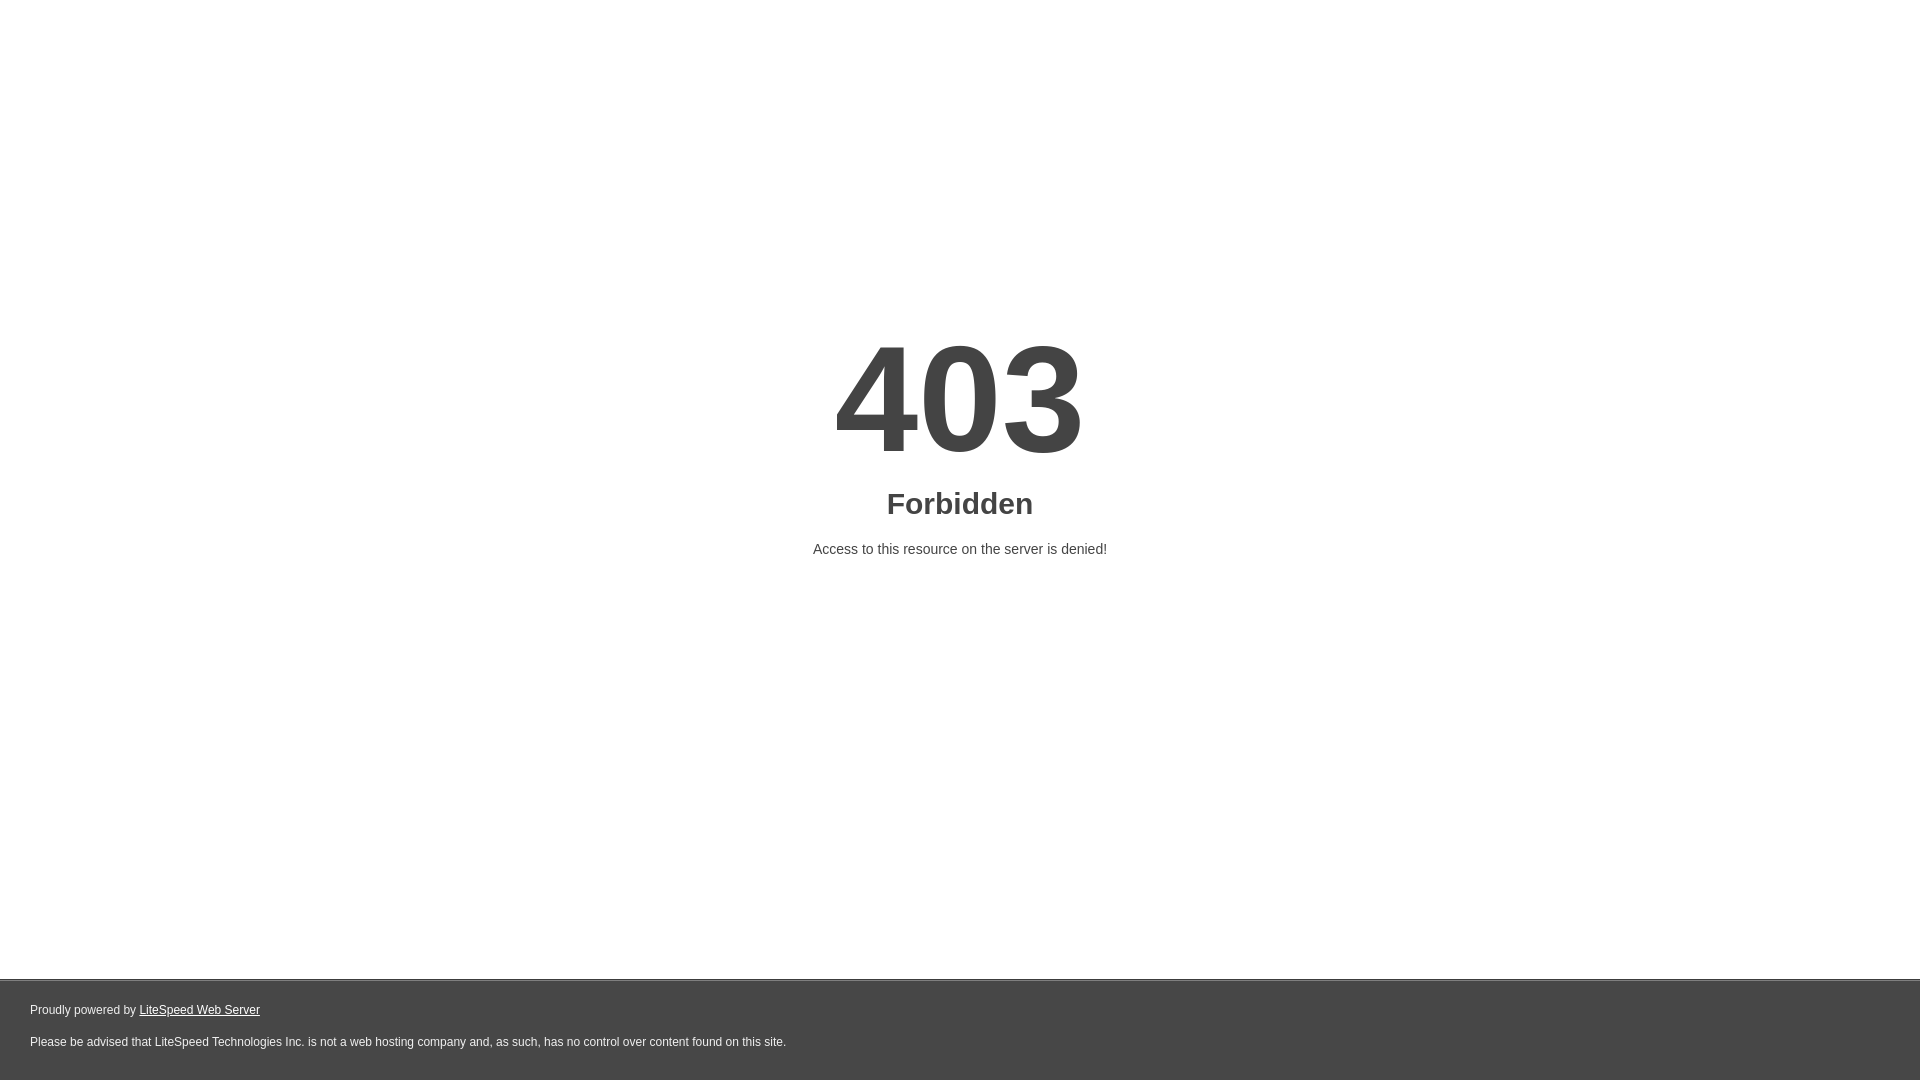 This screenshot has width=1920, height=1080. Describe the element at coordinates (199, 1010) in the screenshot. I see `'LiteSpeed Web Server'` at that location.